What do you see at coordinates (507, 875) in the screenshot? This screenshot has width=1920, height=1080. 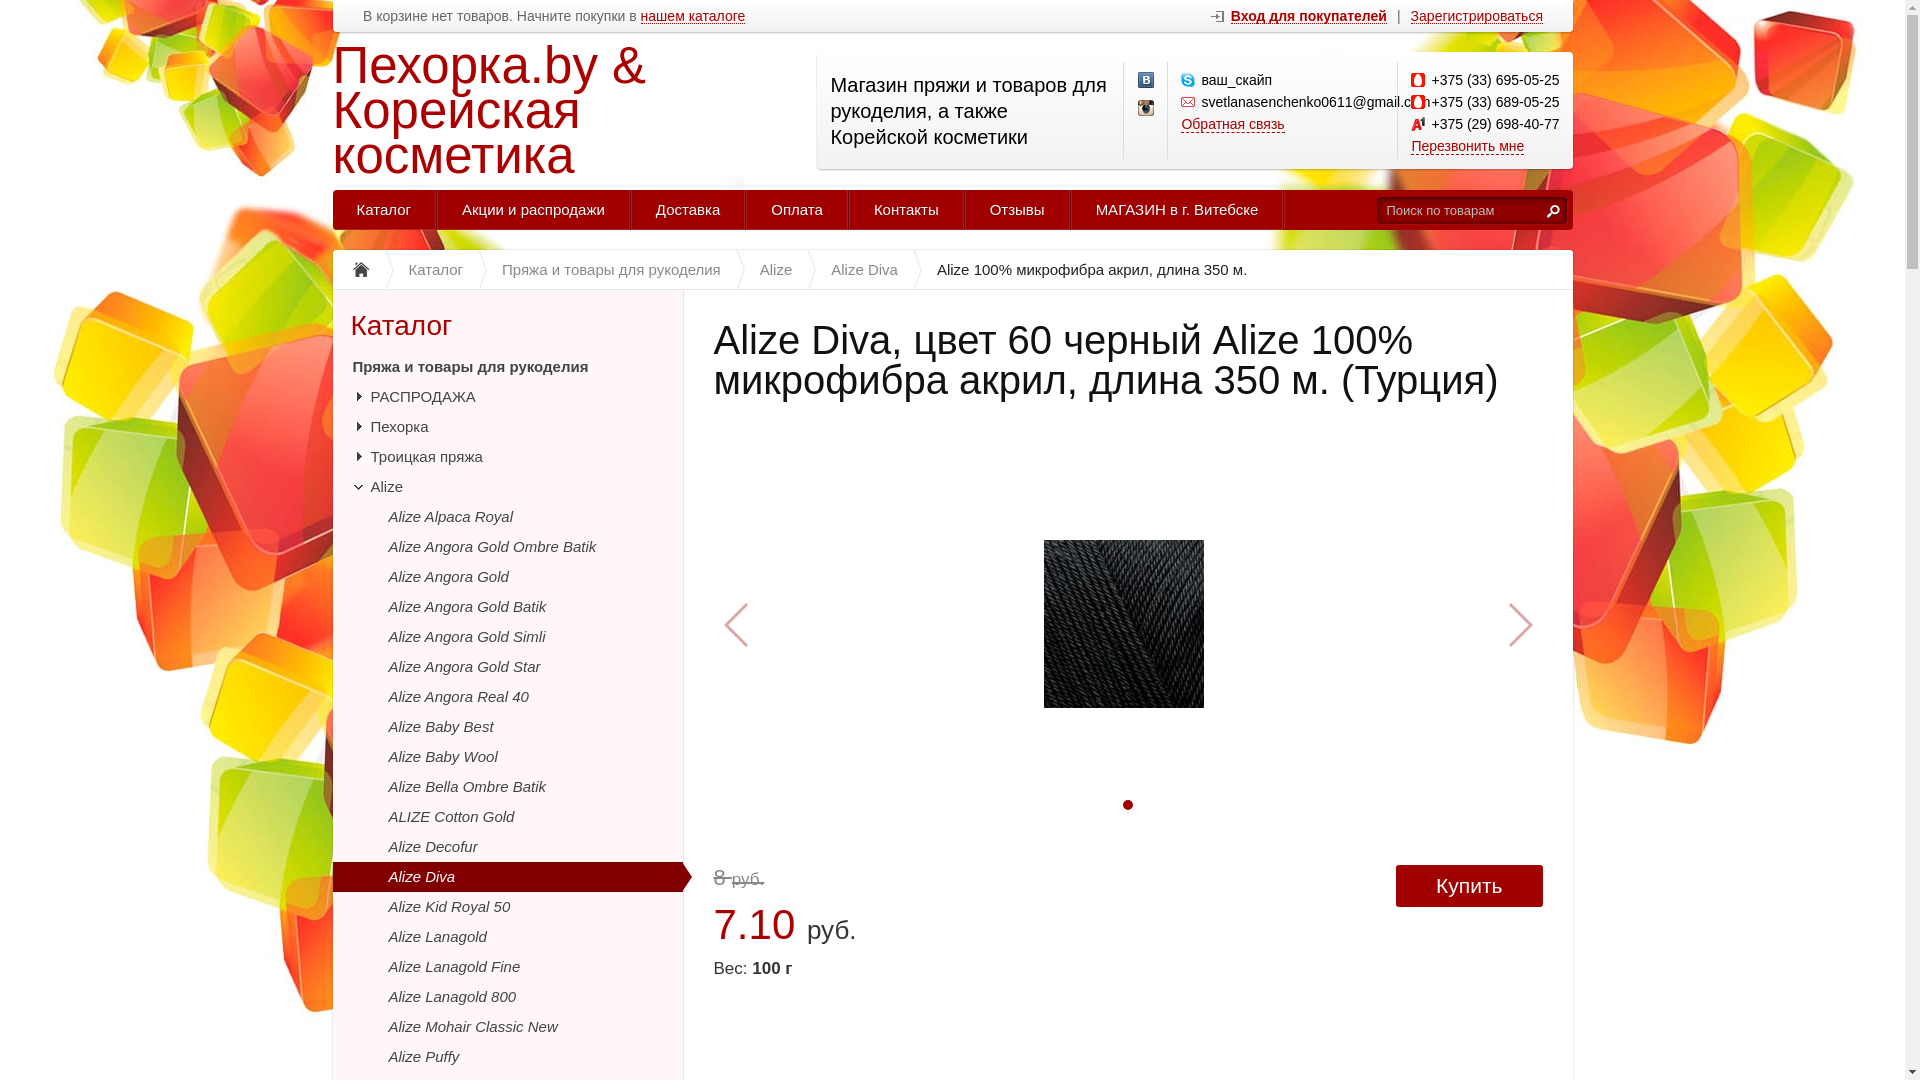 I see `'Alize Diva'` at bounding box center [507, 875].